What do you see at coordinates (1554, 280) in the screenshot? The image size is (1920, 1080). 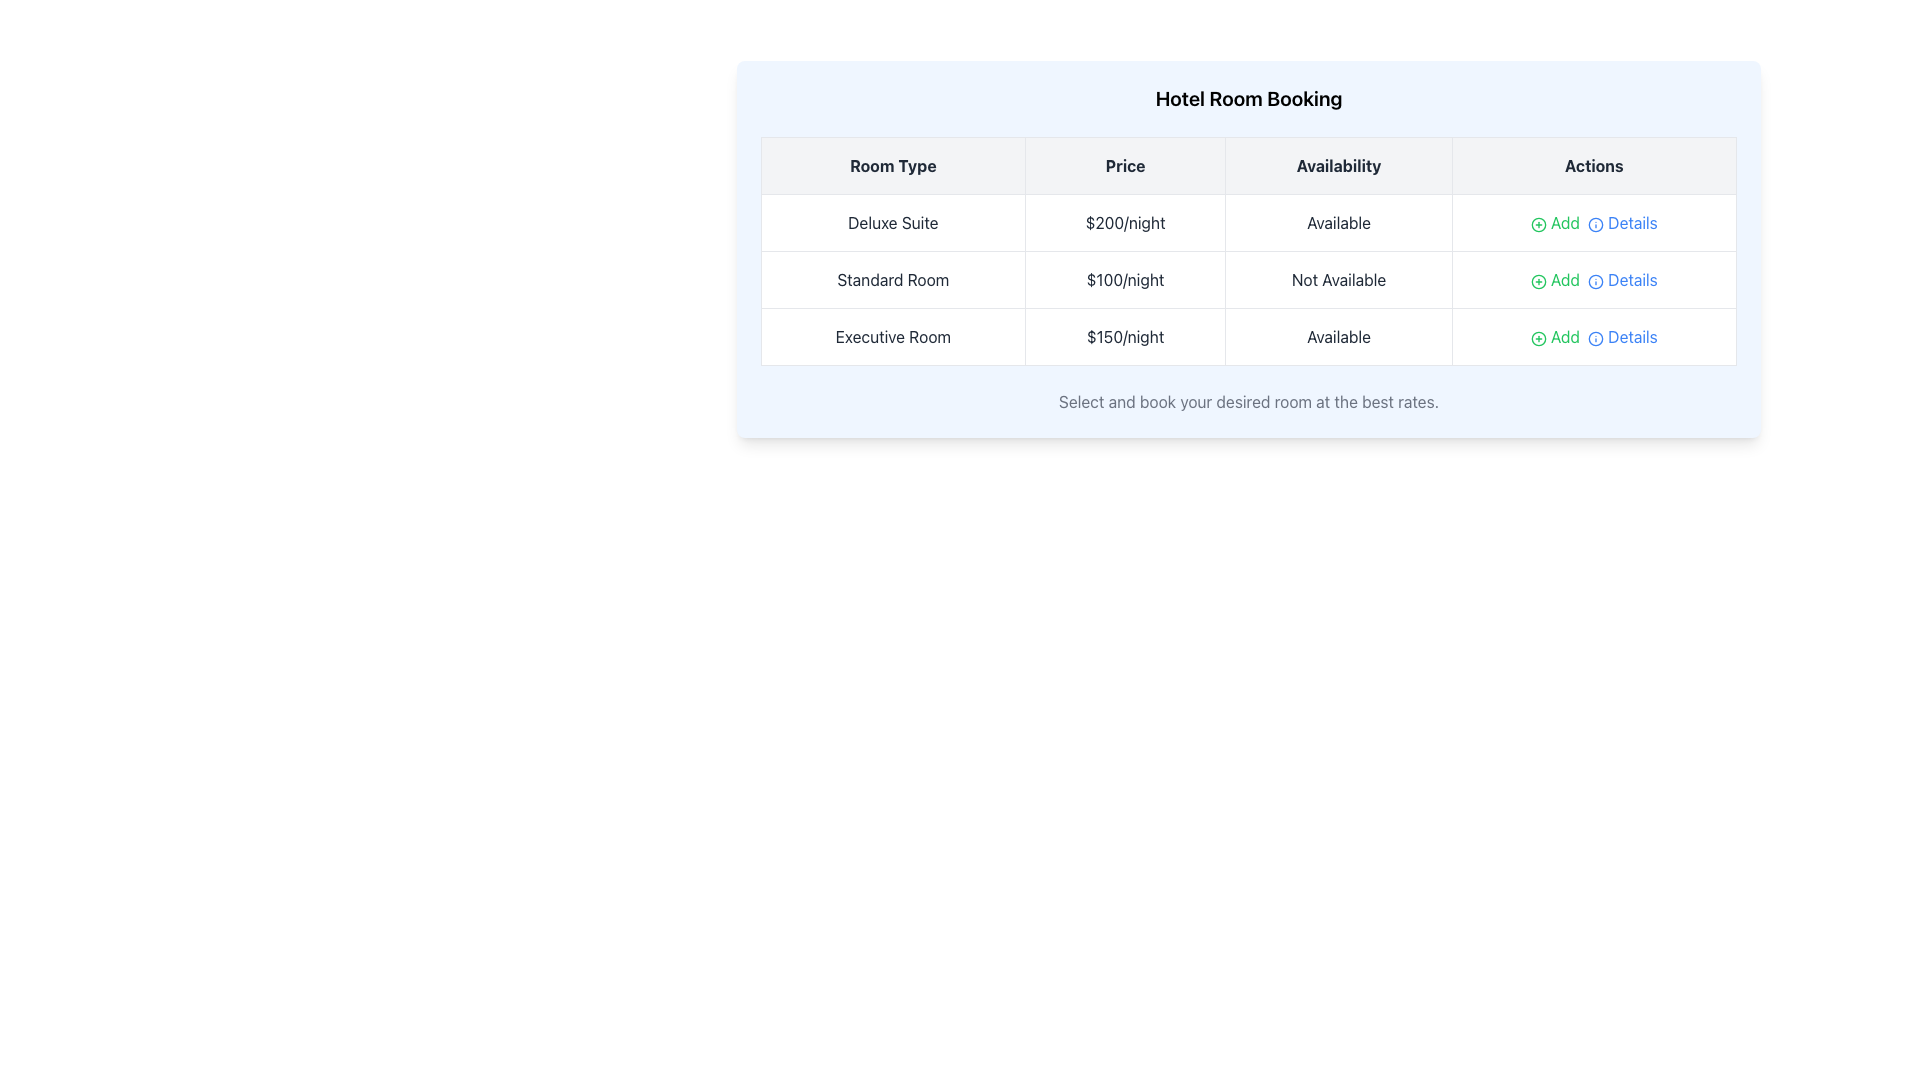 I see `the 'Add' button located on the second row under the 'Actions' column in the table layout, which is positioned to the left of the blue 'Details' link` at bounding box center [1554, 280].